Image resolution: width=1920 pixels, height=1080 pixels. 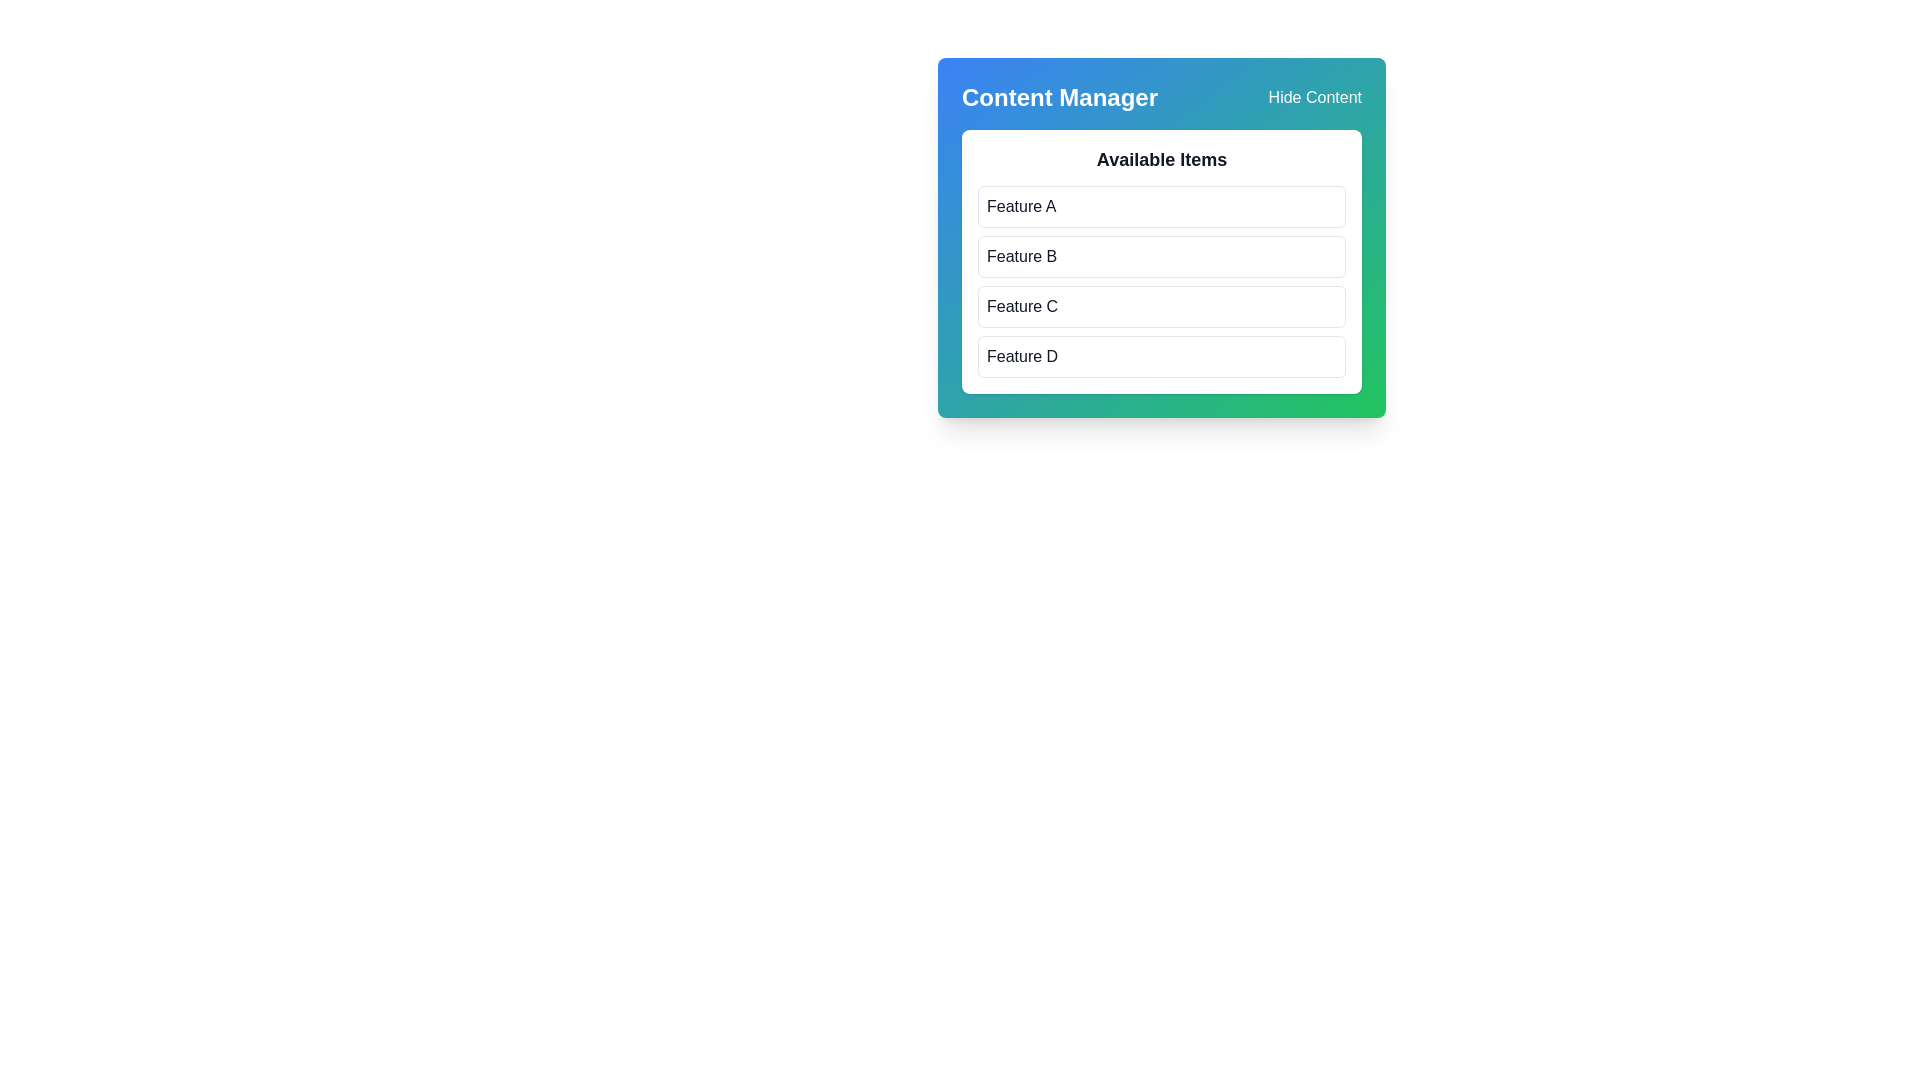 What do you see at coordinates (1161, 237) in the screenshot?
I see `the 'Feature B' list item under the 'Available Items' category` at bounding box center [1161, 237].